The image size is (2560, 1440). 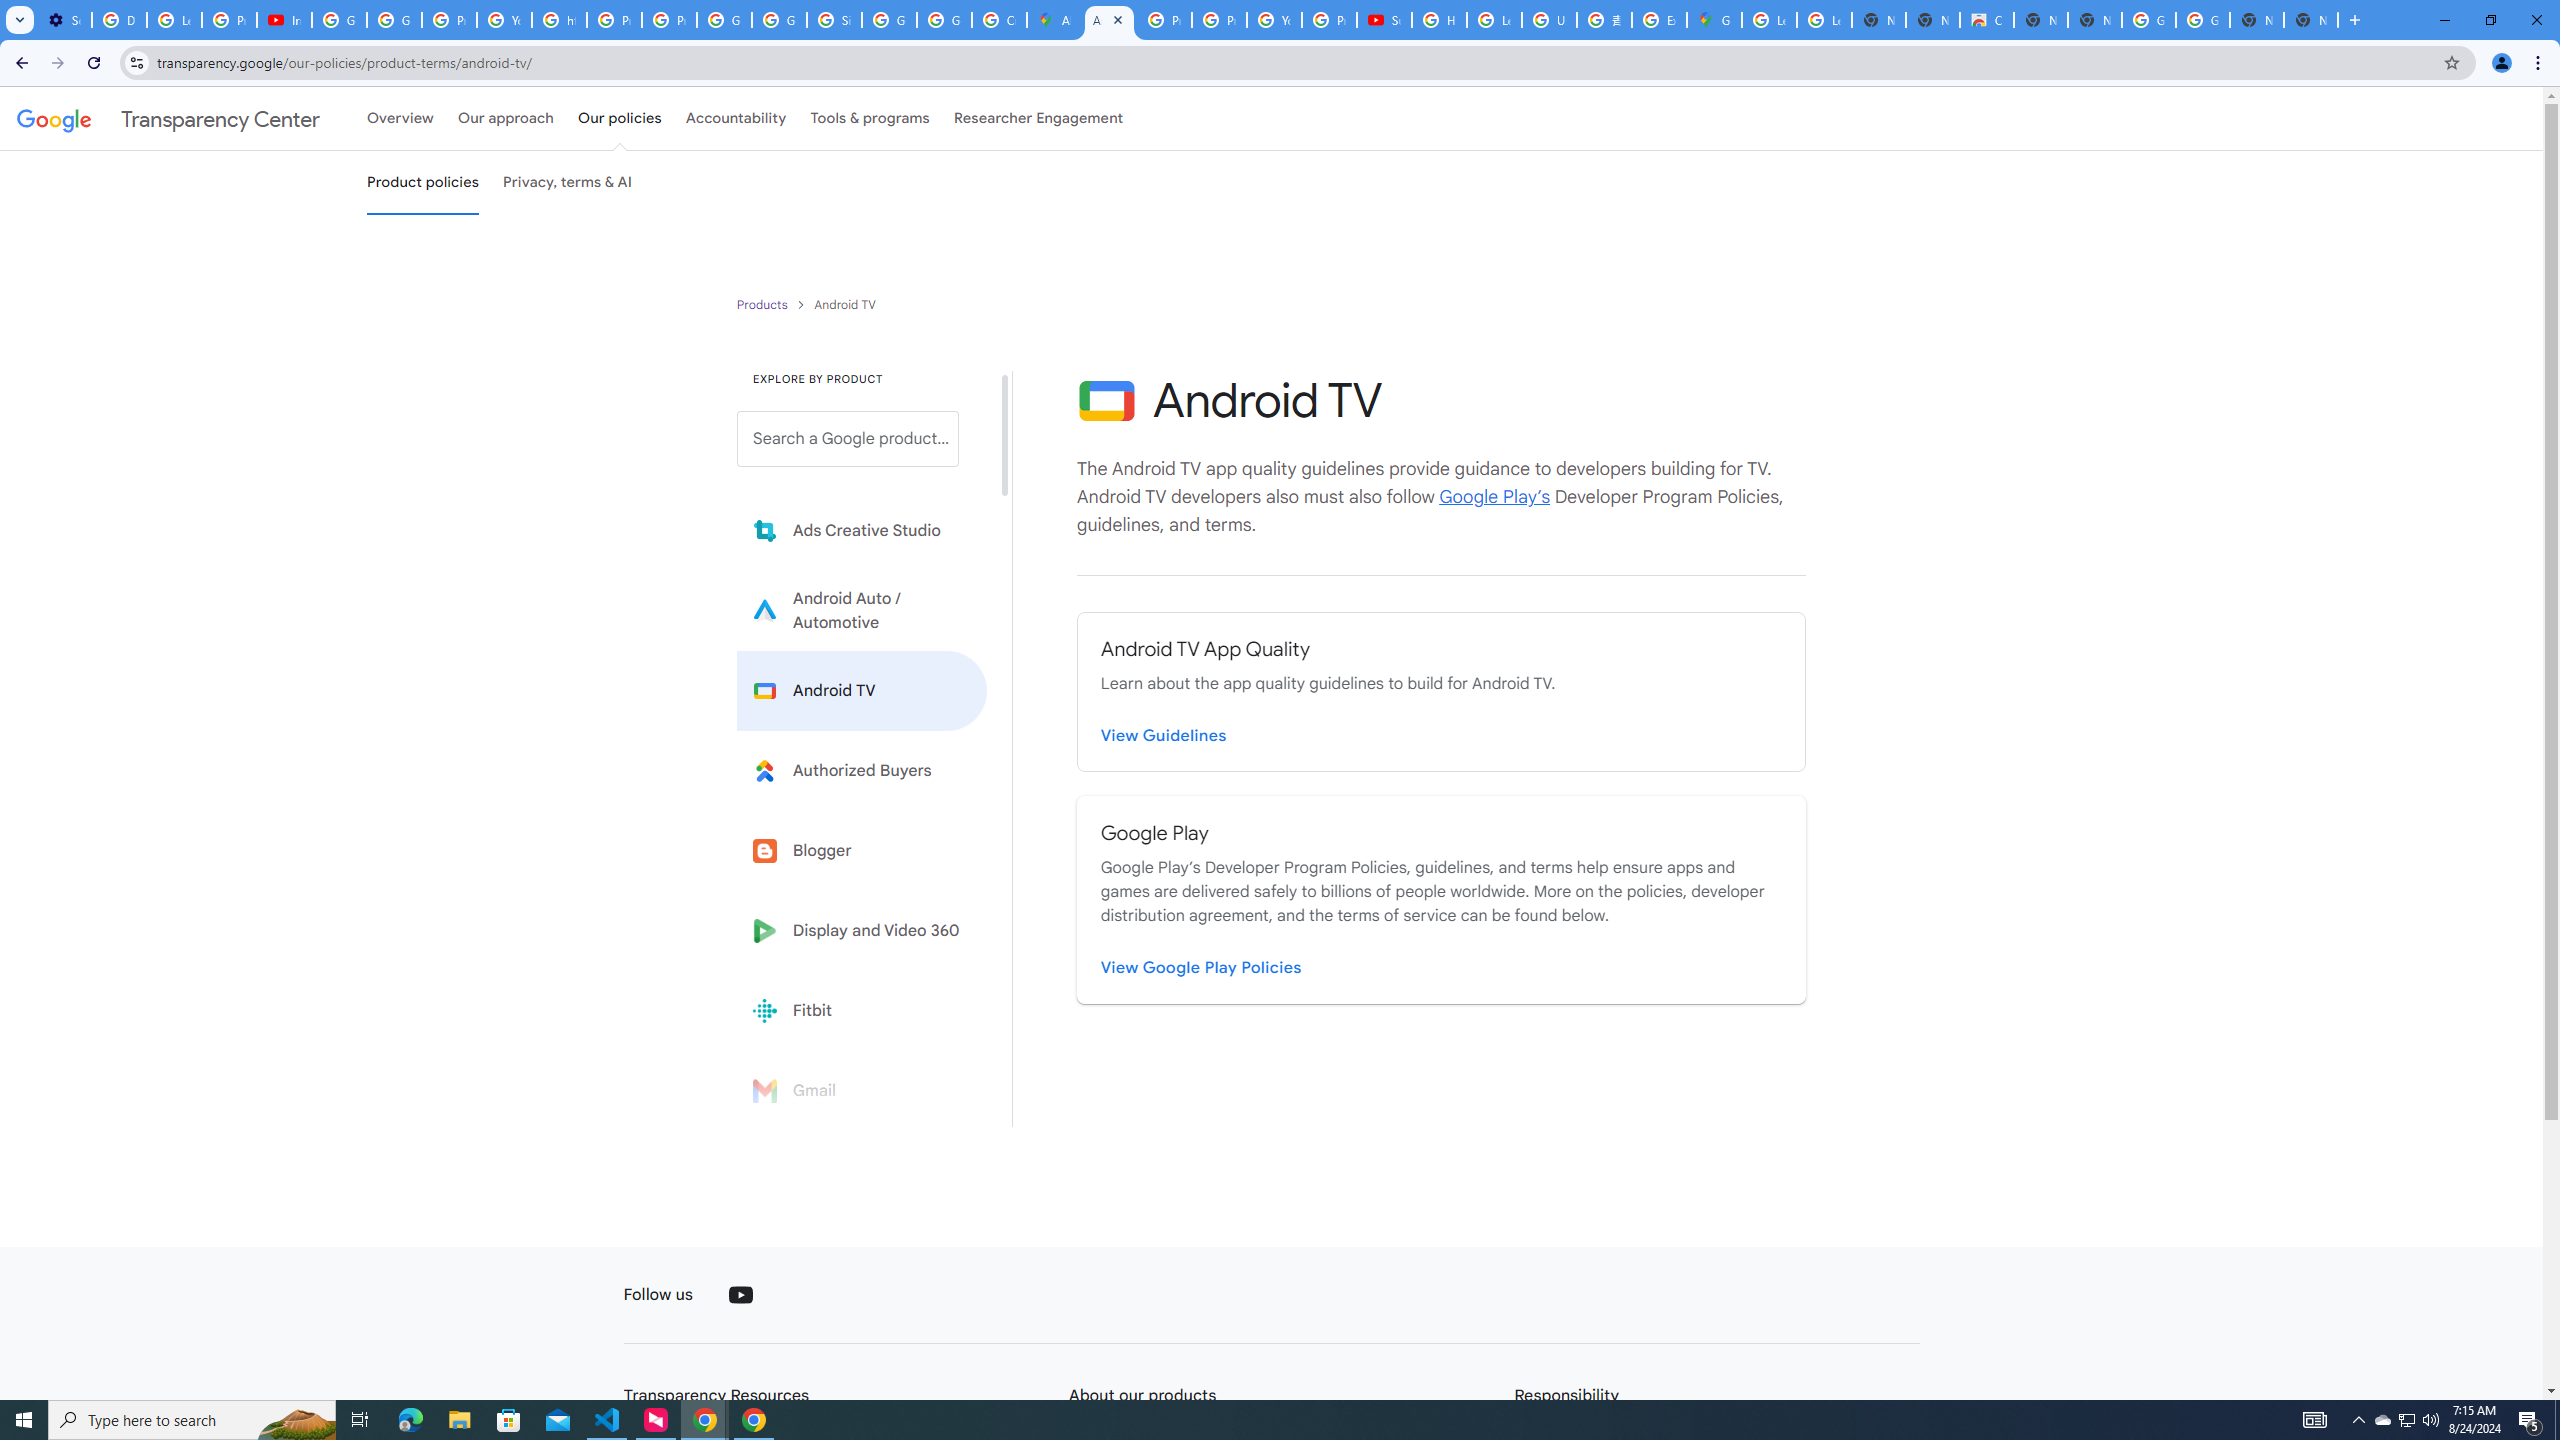 I want to click on 'Introduction | Google Privacy Policy - YouTube', so click(x=284, y=19).